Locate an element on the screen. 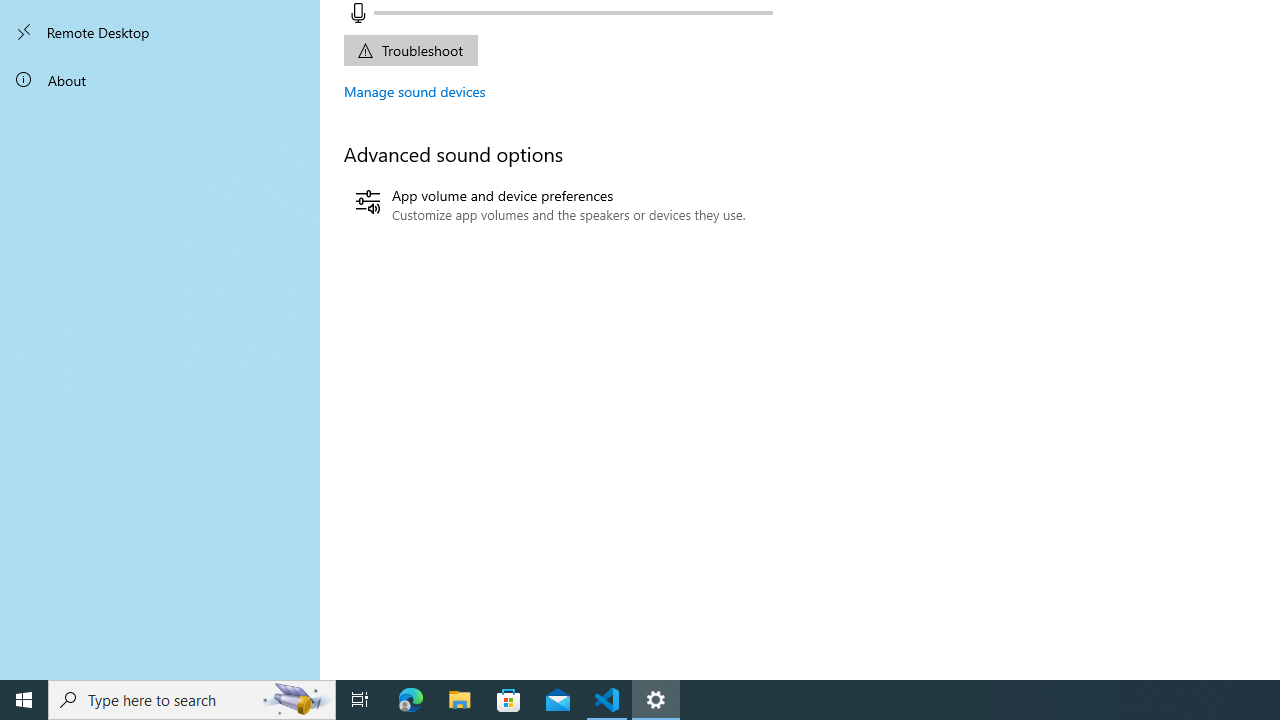 The height and width of the screenshot is (720, 1280). 'Manage sound devices' is located at coordinates (414, 91).